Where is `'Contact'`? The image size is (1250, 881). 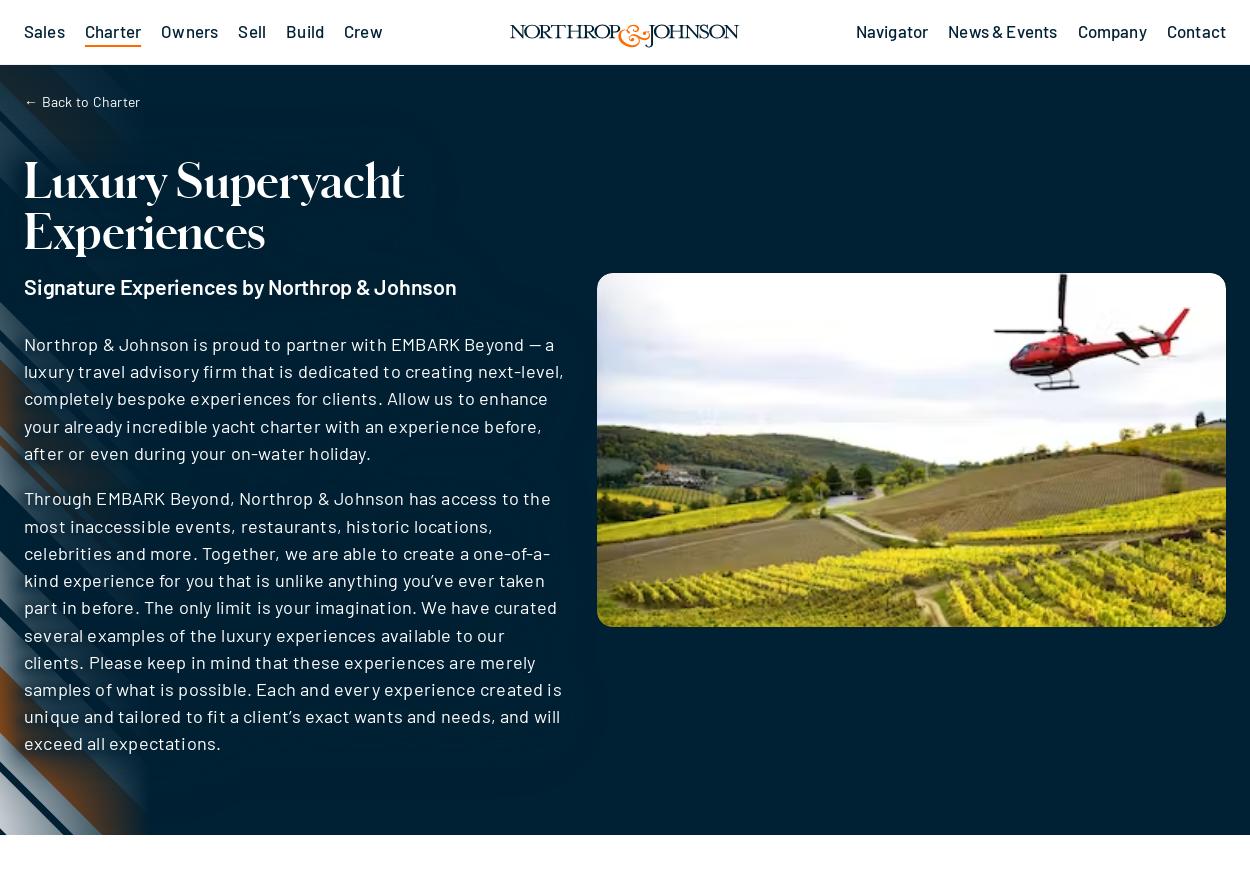 'Contact' is located at coordinates (1195, 30).